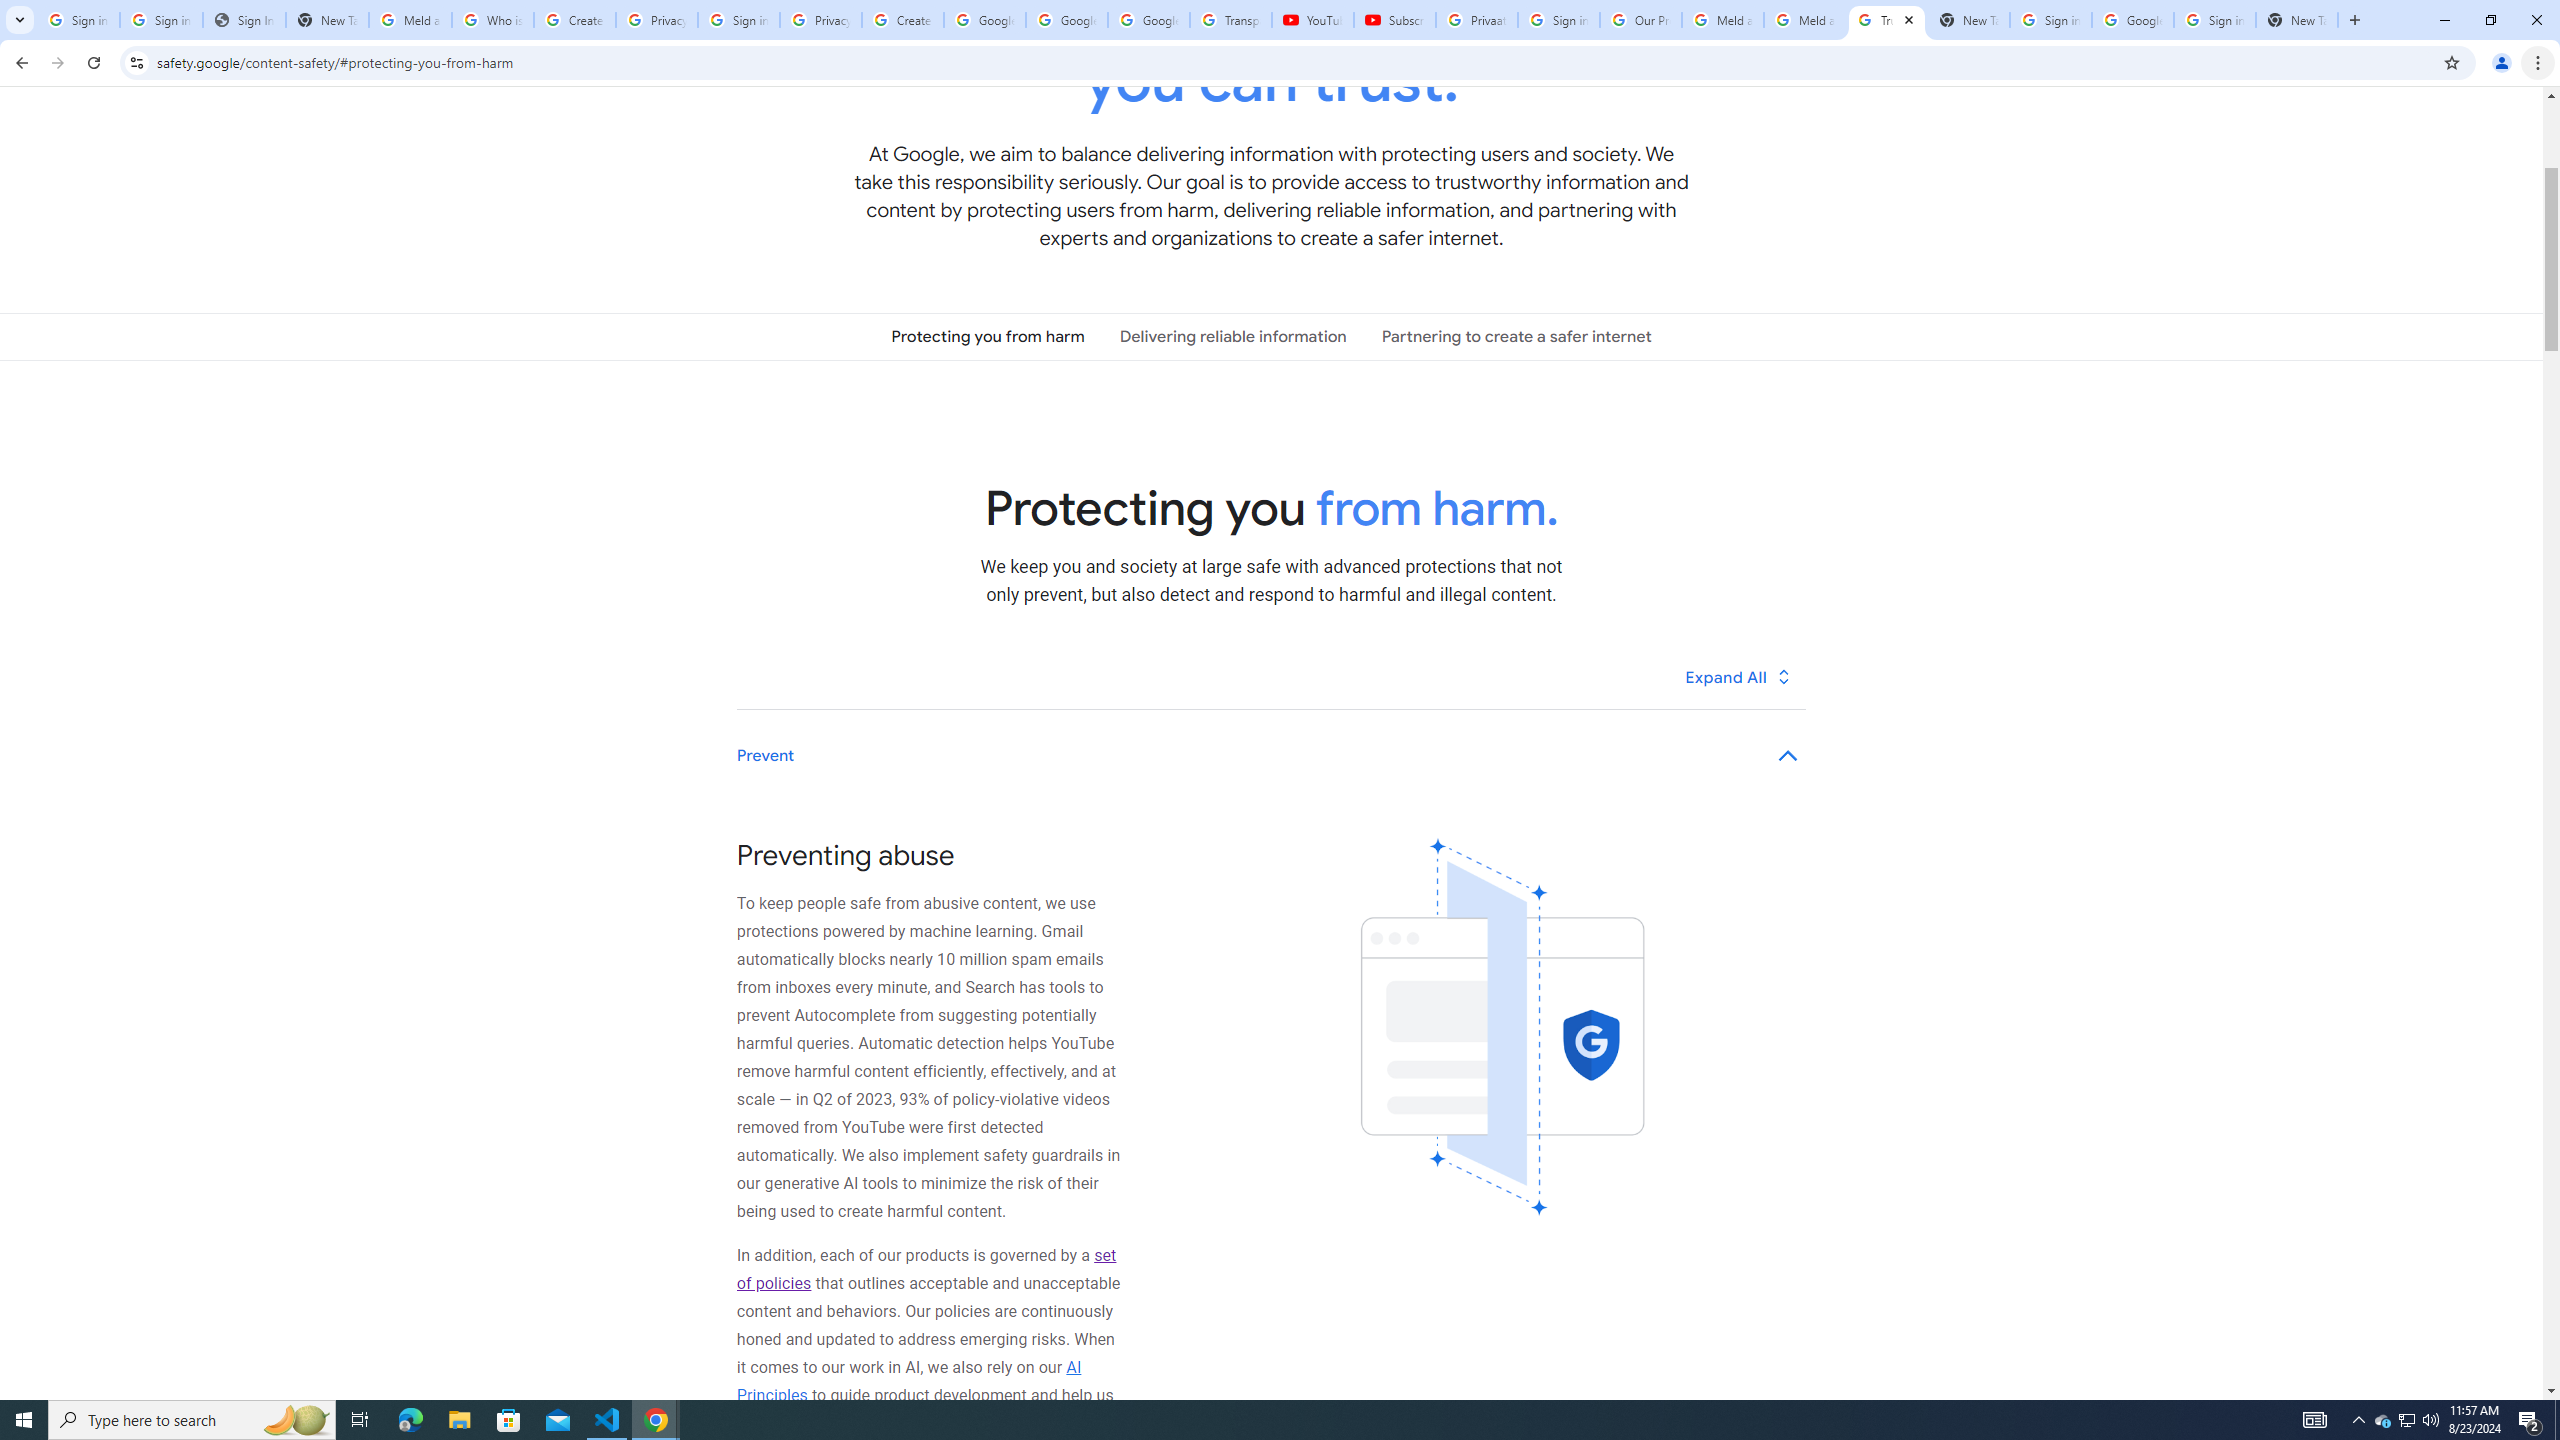 Image resolution: width=2560 pixels, height=1440 pixels. I want to click on 'Expand All', so click(1738, 675).